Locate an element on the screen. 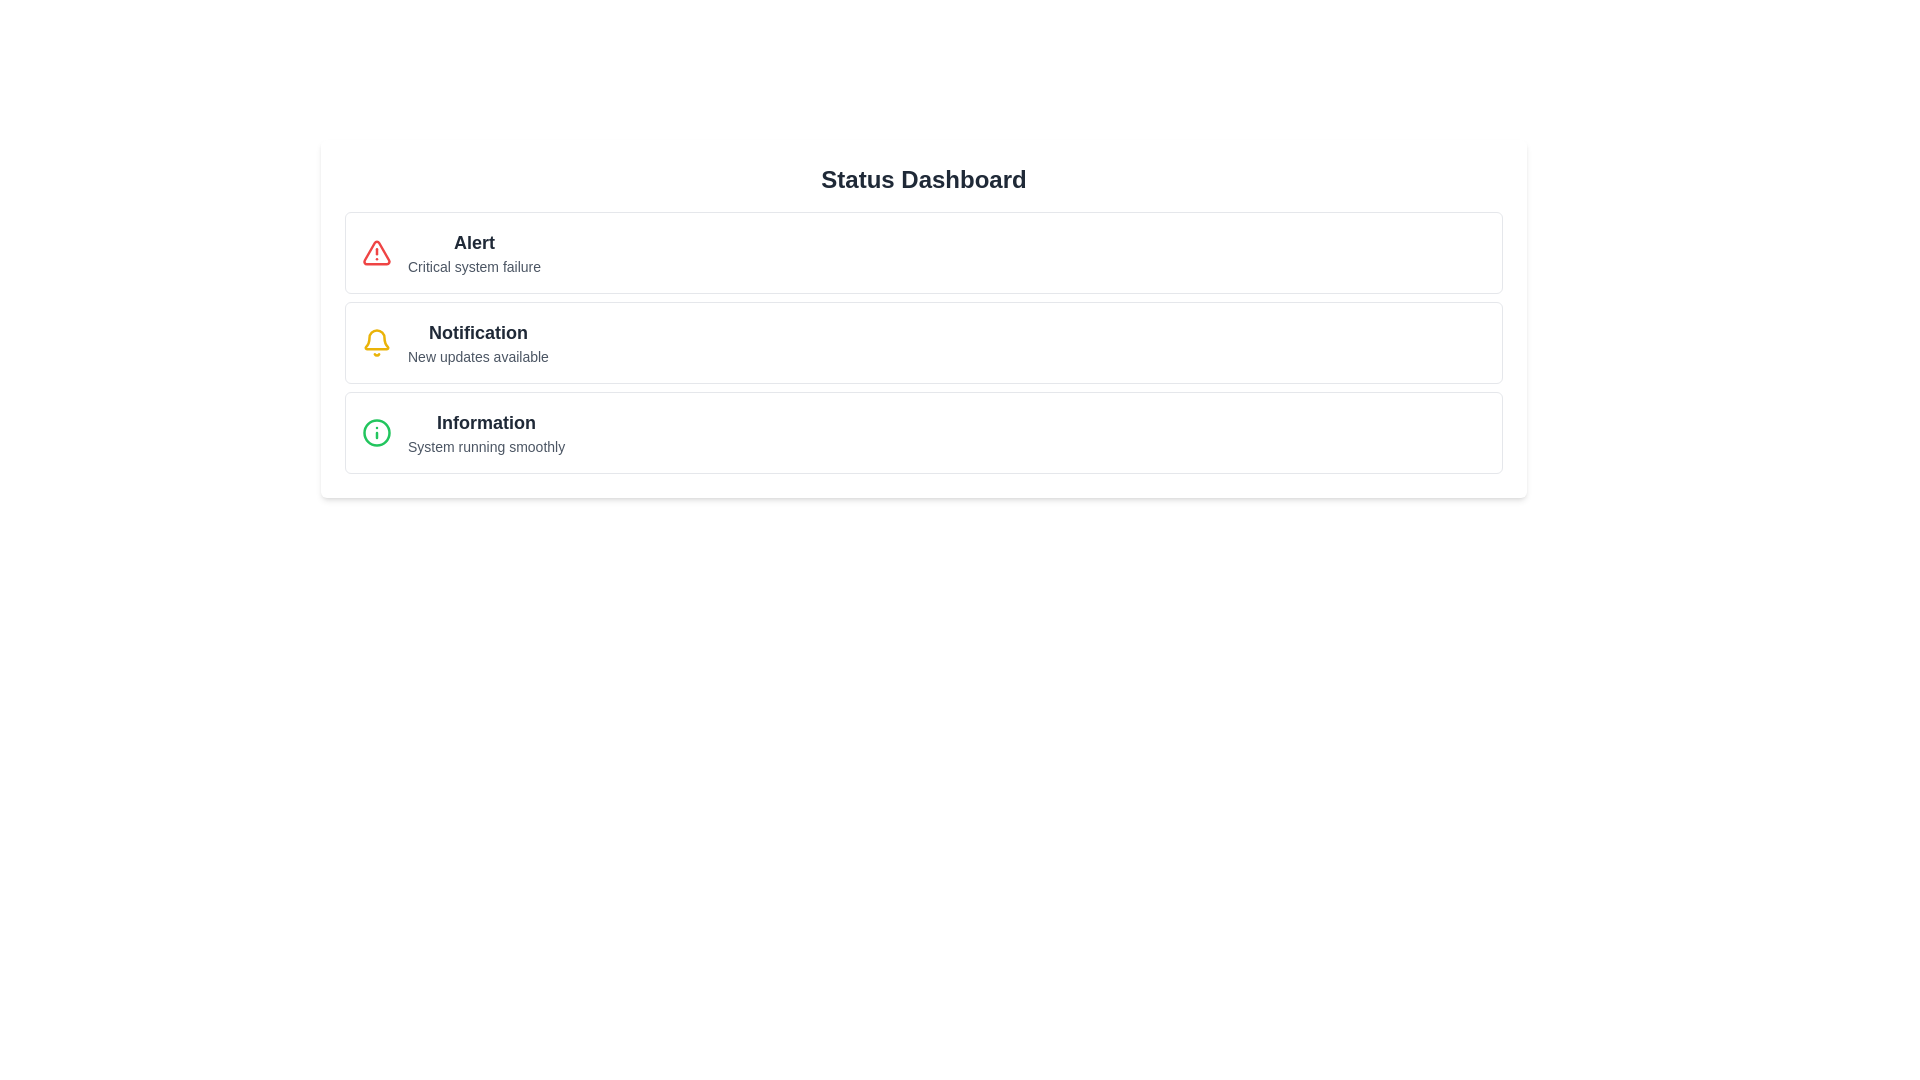 The image size is (1920, 1080). the text block displaying 'Critical system failure' located beneath the 'Alert' heading in the notification section is located at coordinates (473, 265).